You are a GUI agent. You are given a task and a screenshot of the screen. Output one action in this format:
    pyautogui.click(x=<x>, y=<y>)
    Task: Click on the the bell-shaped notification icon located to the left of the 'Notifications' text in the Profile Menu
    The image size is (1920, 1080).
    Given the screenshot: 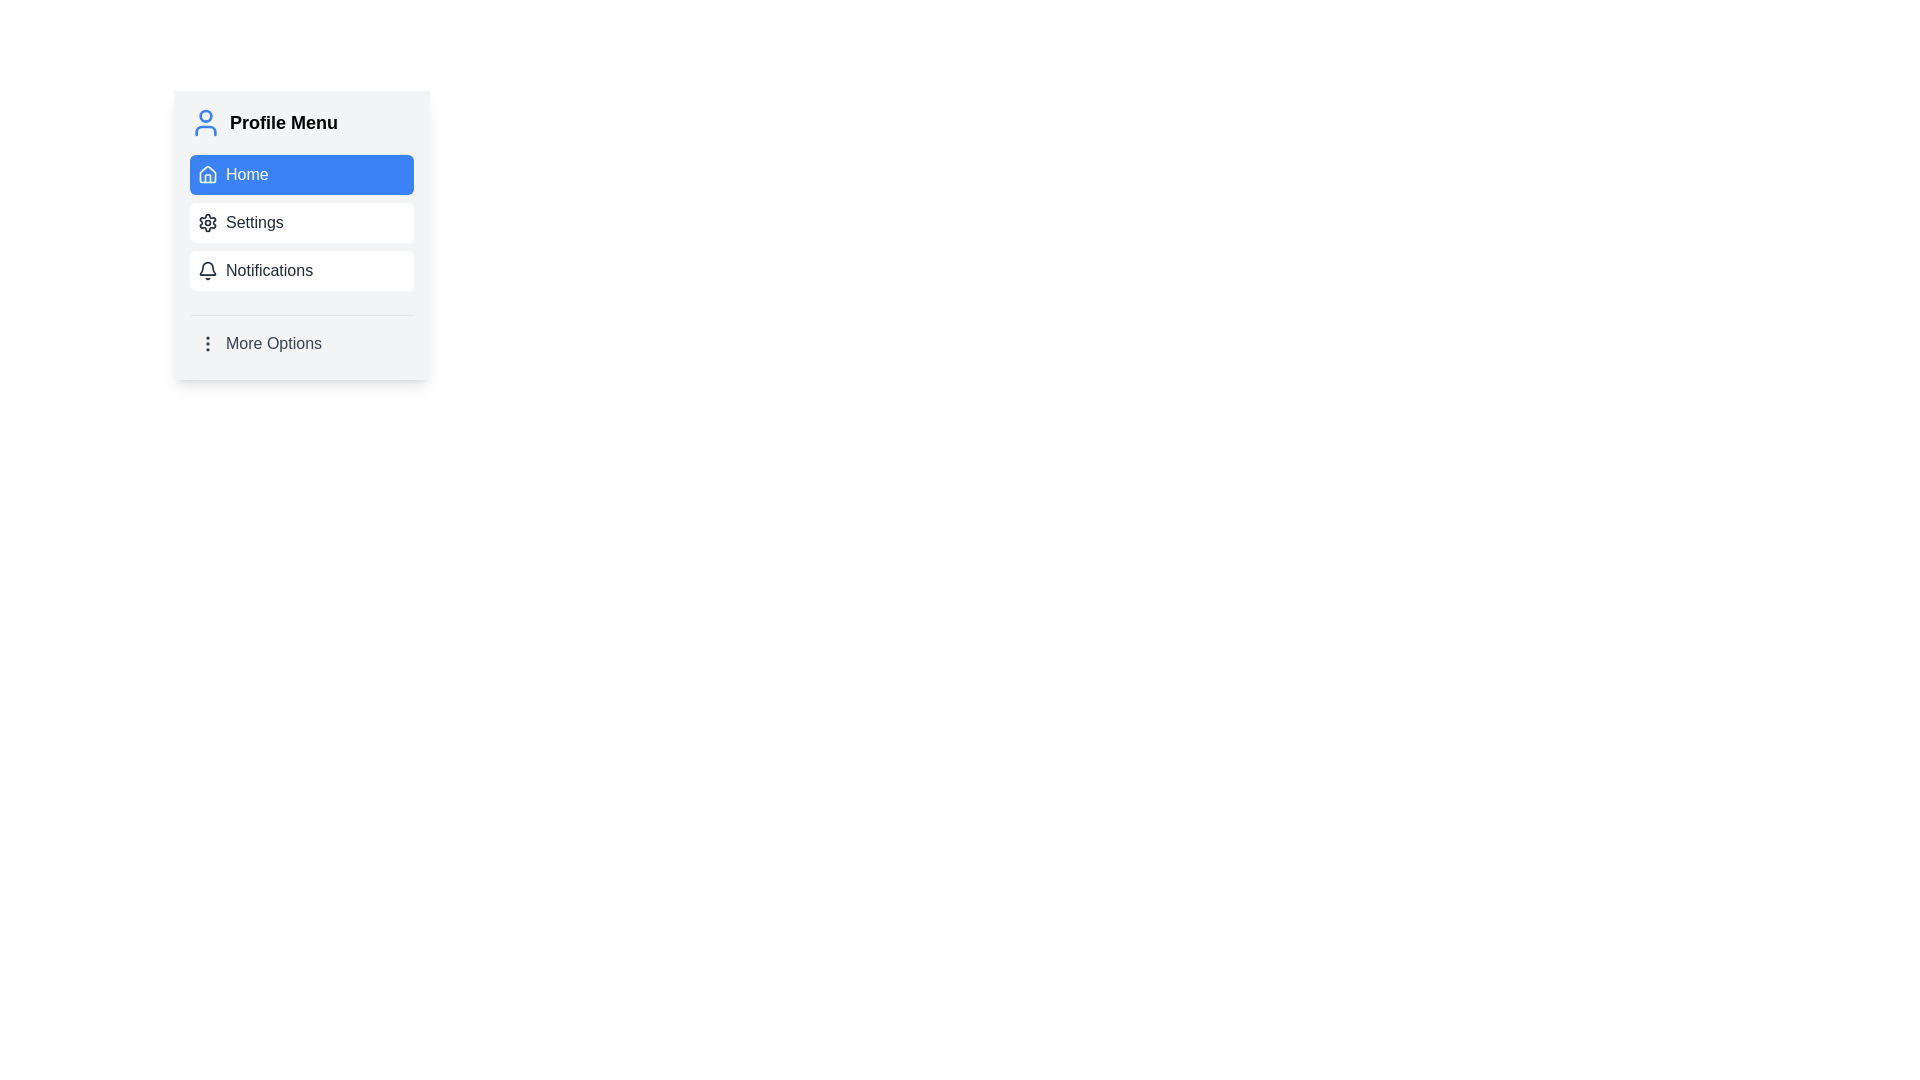 What is the action you would take?
    pyautogui.click(x=207, y=270)
    